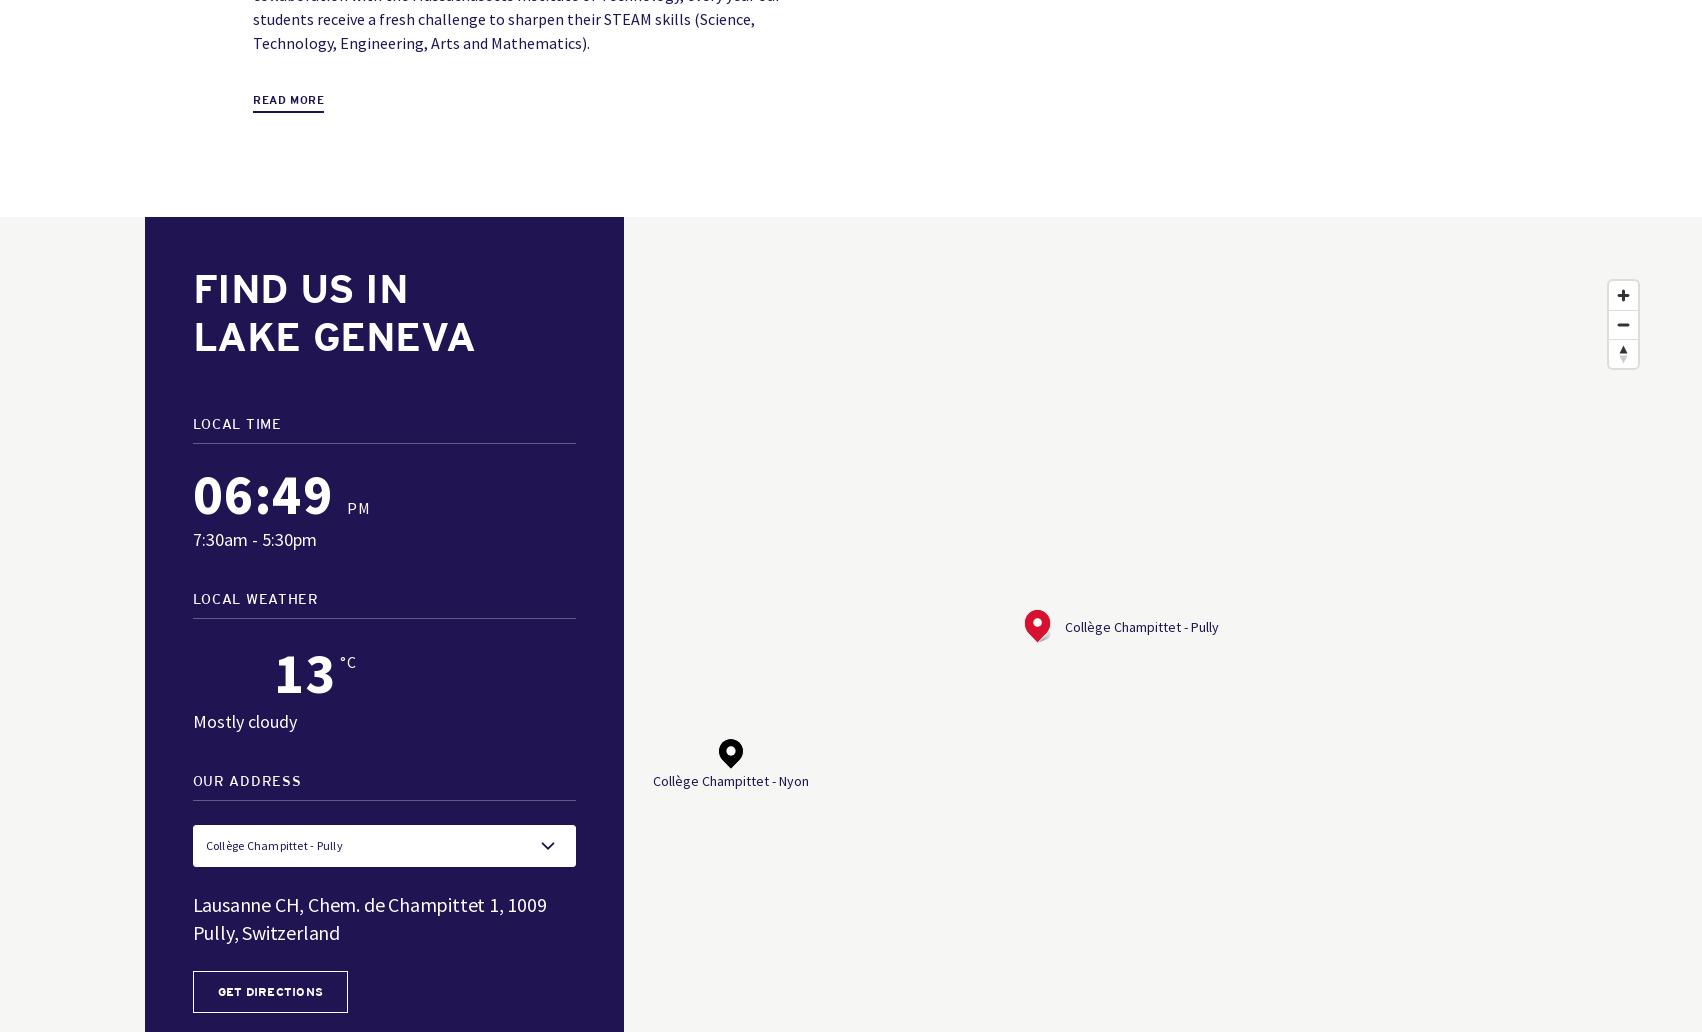 The width and height of the screenshot is (1702, 1032). I want to click on 'Lake Geneva', so click(333, 336).